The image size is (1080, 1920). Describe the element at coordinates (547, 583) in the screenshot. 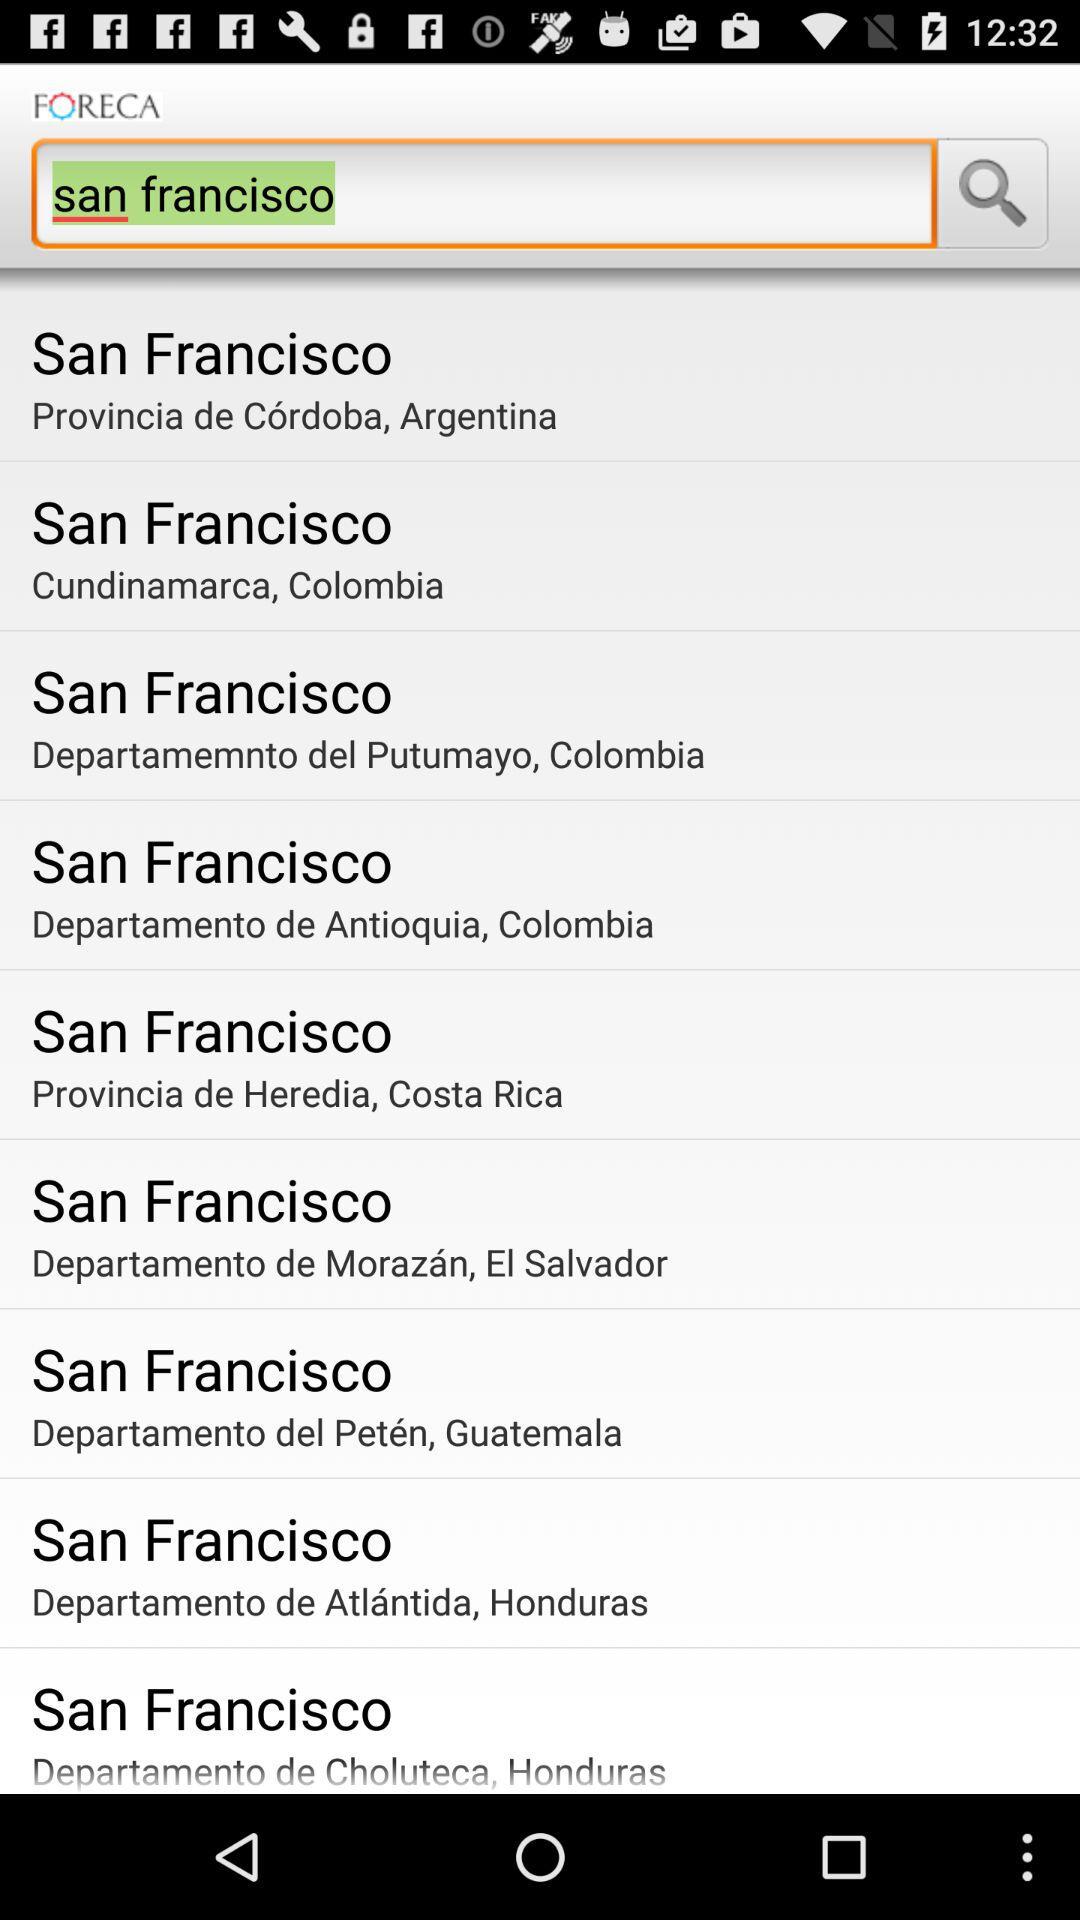

I see `the cundinamarca, colombia` at that location.